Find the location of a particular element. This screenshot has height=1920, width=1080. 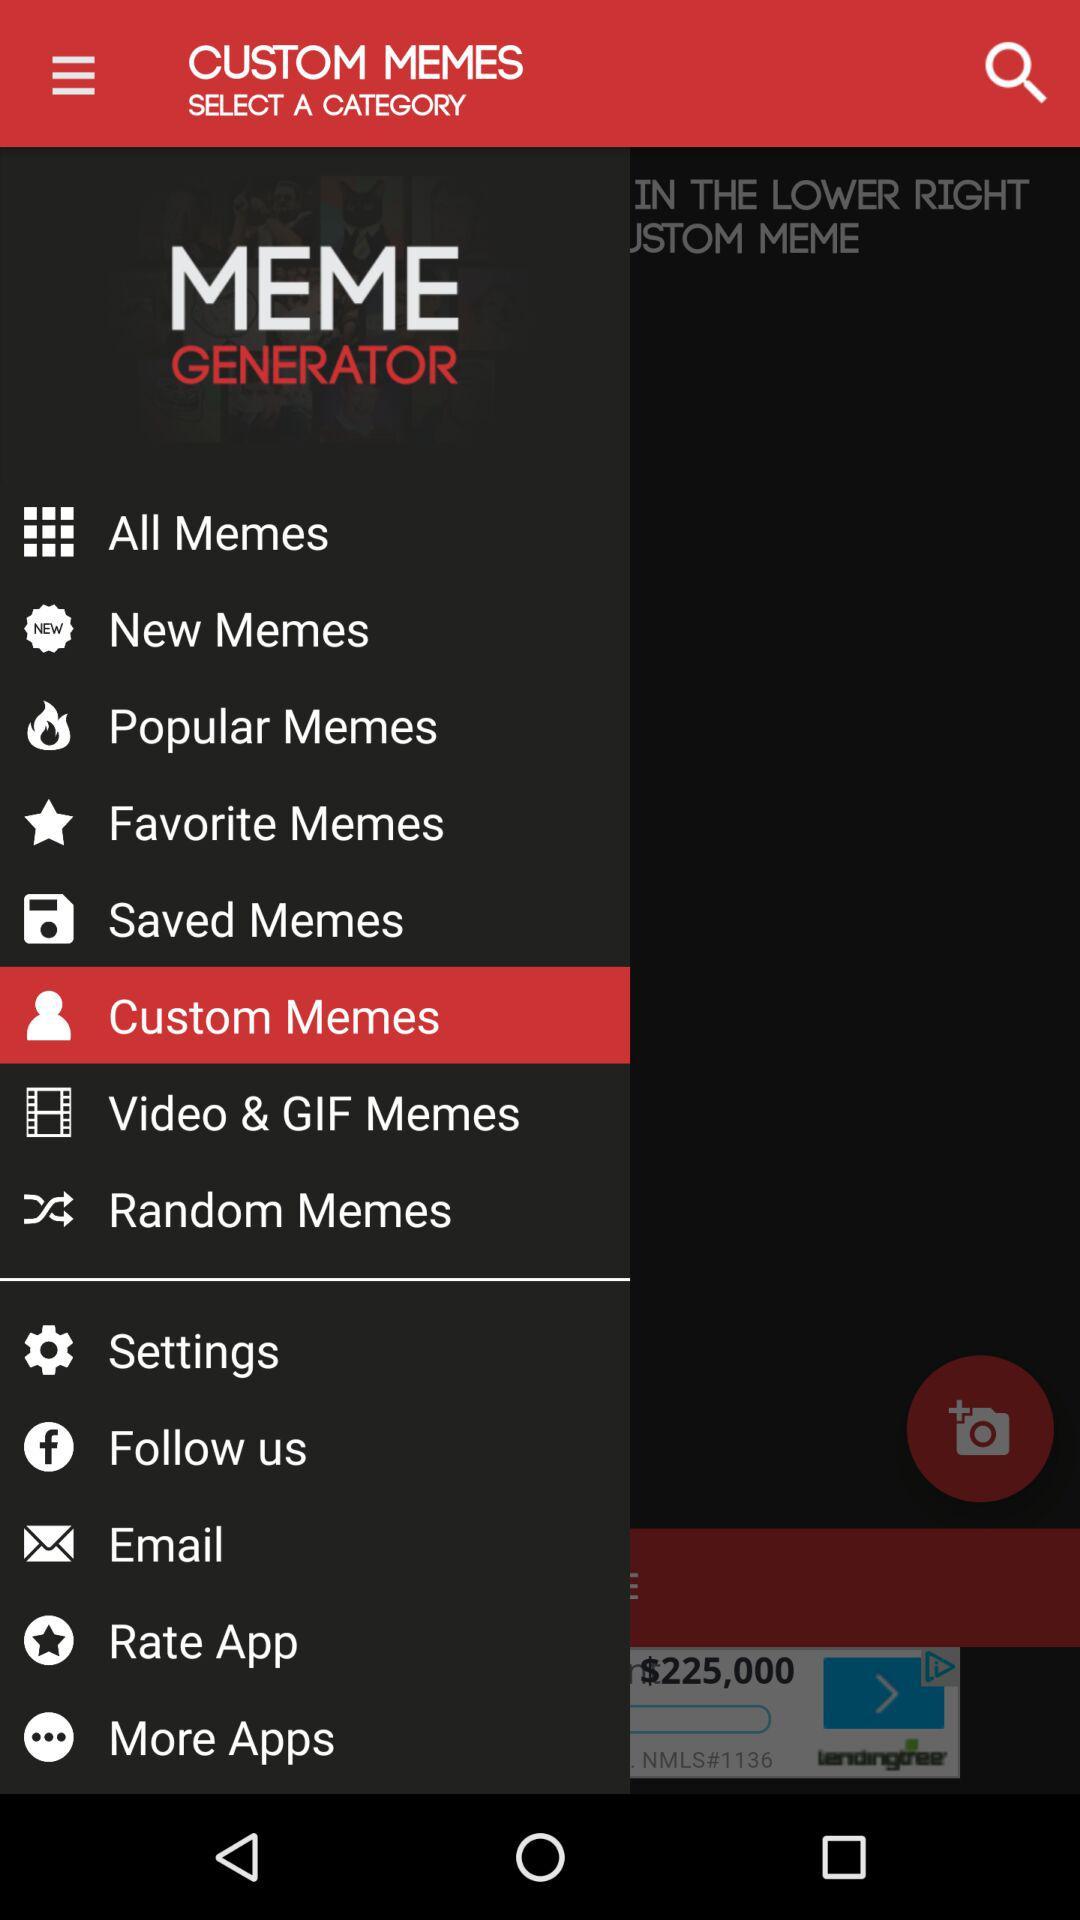

the photo icon is located at coordinates (979, 1427).